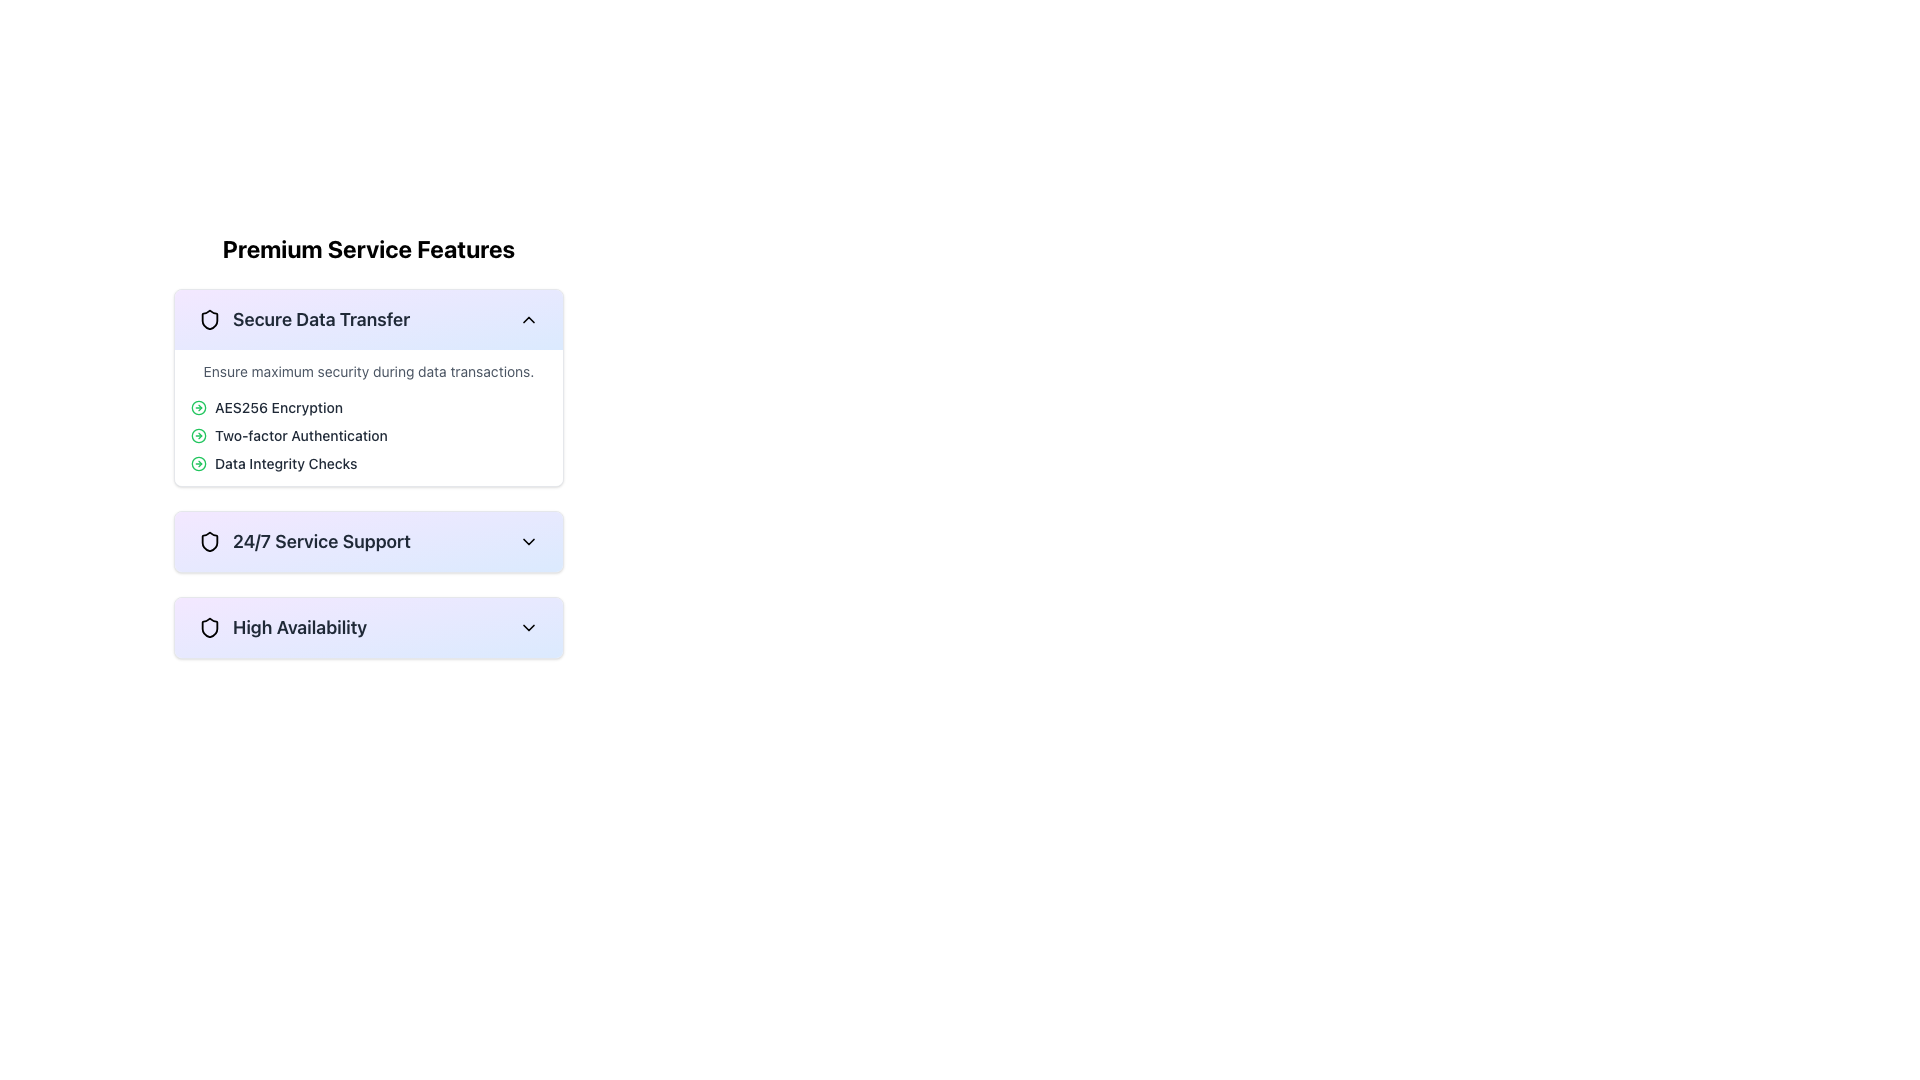 The width and height of the screenshot is (1920, 1080). What do you see at coordinates (198, 463) in the screenshot?
I see `the 'Data Integrity Checks' icon, which indicates navigation or status related to integrity checks, positioned as the first item in the 'Secure Data Transfer' section` at bounding box center [198, 463].